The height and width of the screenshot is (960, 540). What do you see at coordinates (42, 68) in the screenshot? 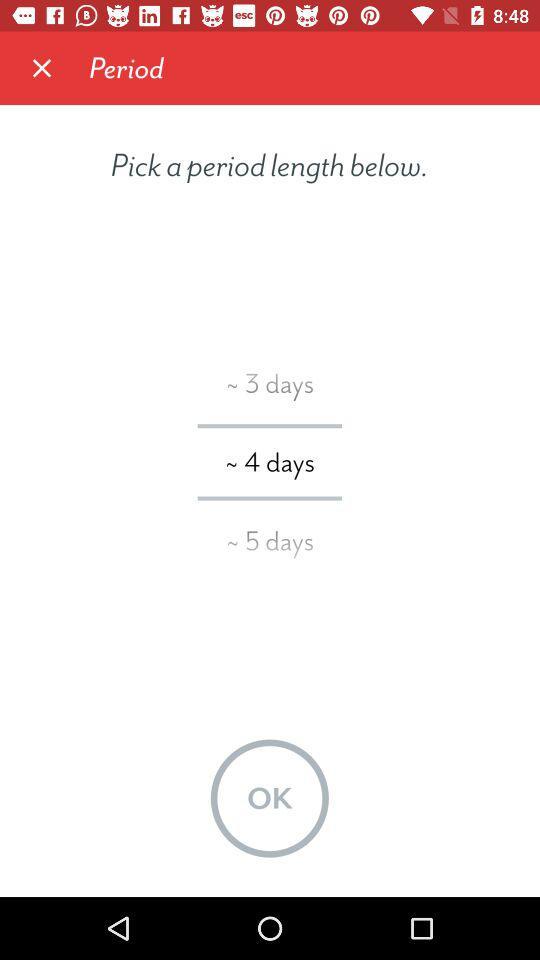
I see `the window` at bounding box center [42, 68].